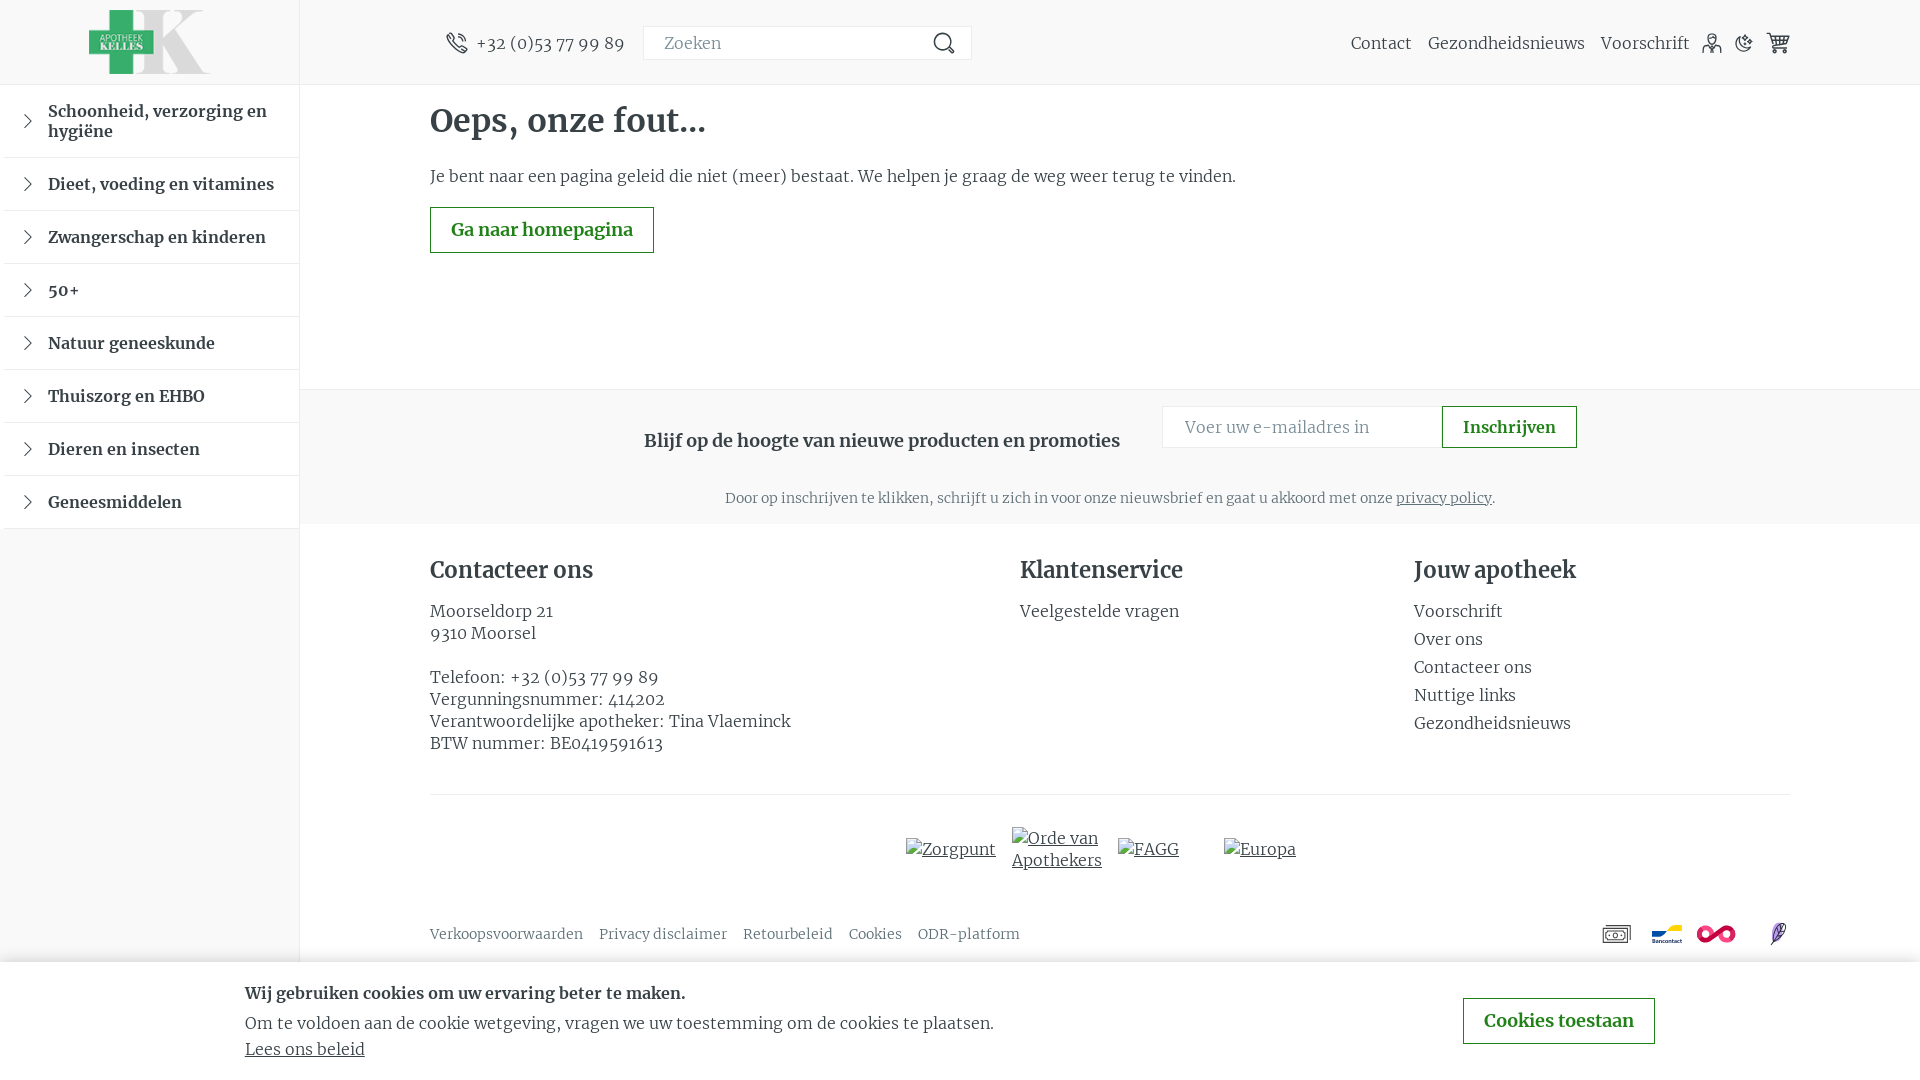  Describe the element at coordinates (1777, 42) in the screenshot. I see `'Winkelwagen'` at that location.